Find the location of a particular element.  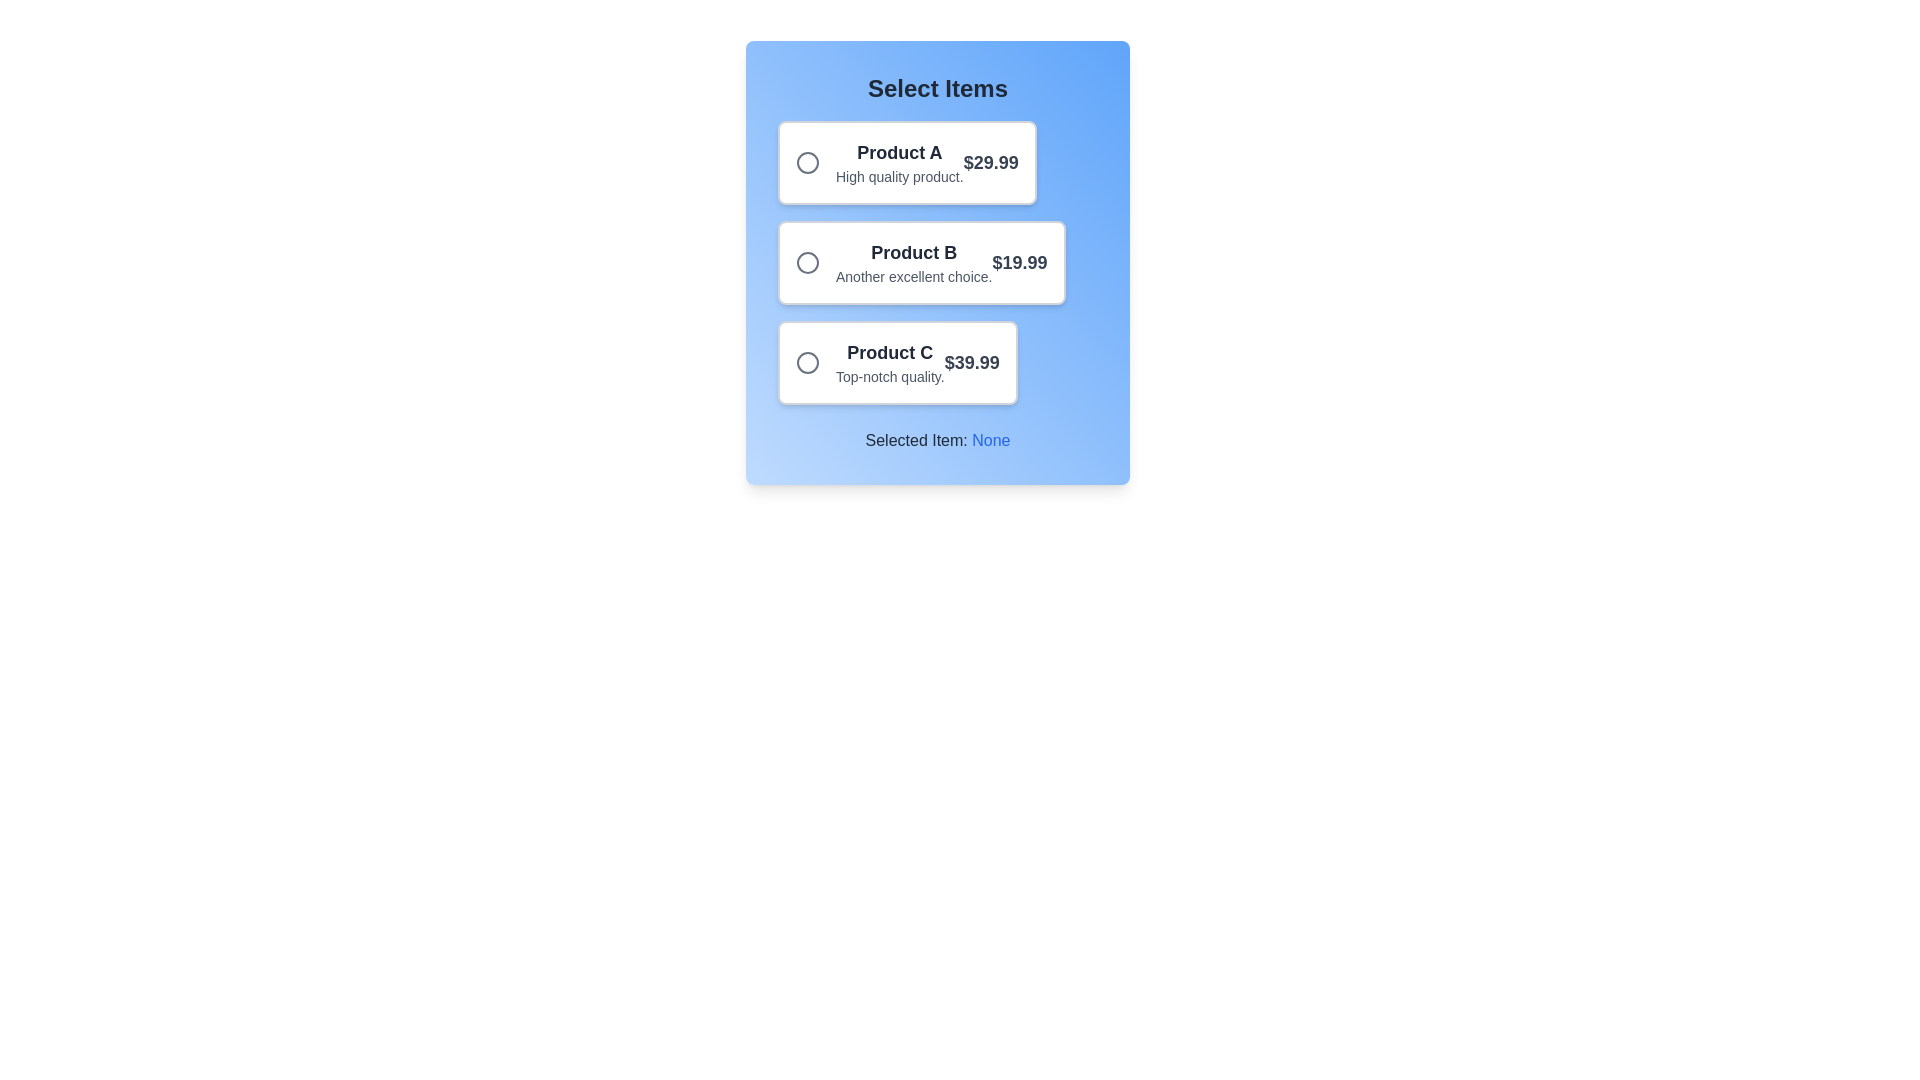

bold, black text labeled 'Product A' which is the first text element inside the product selection card at the topmost position is located at coordinates (898, 152).